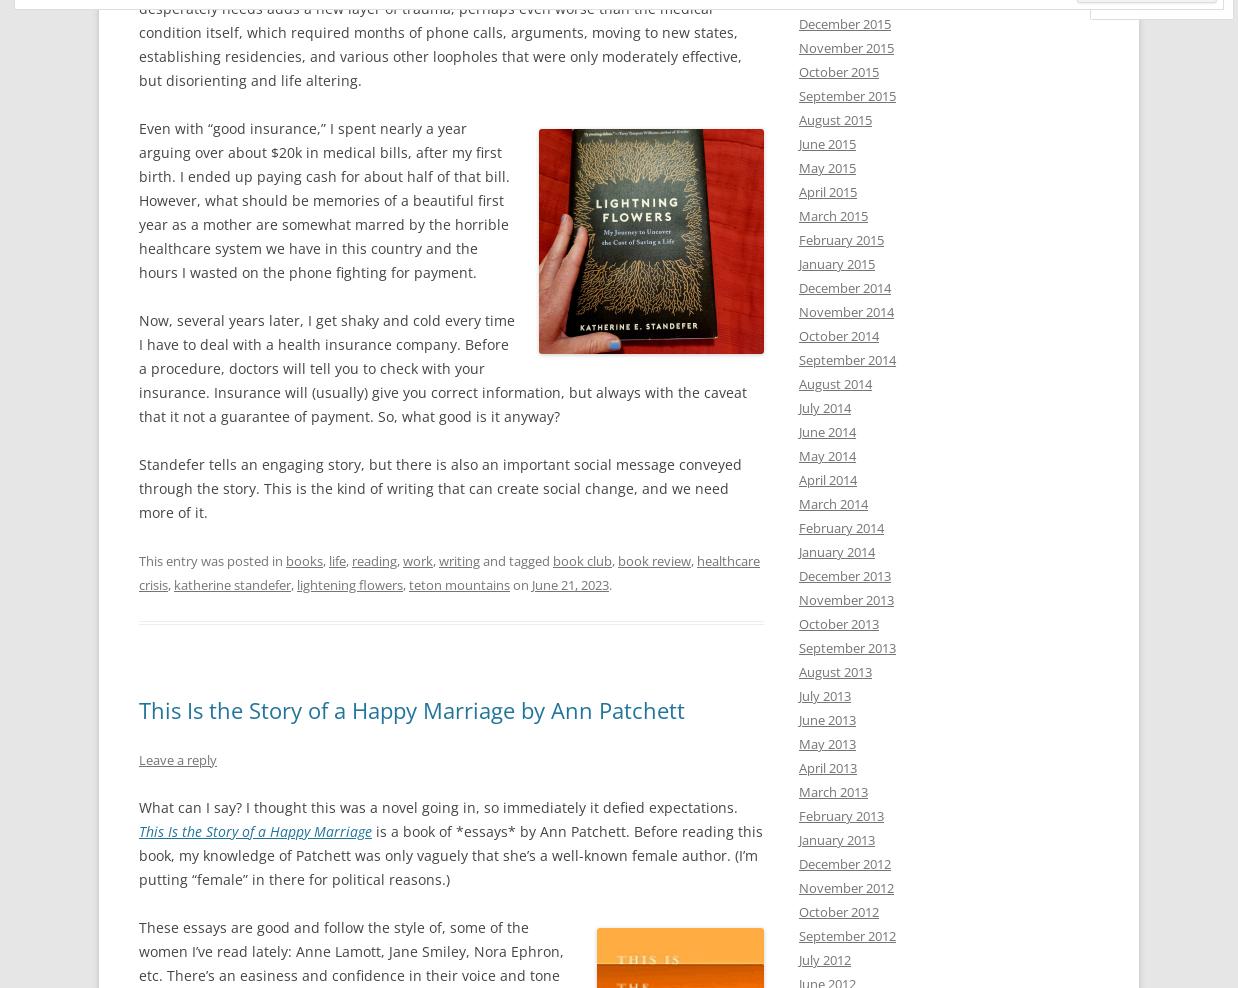  I want to click on 'October 2013', so click(837, 623).